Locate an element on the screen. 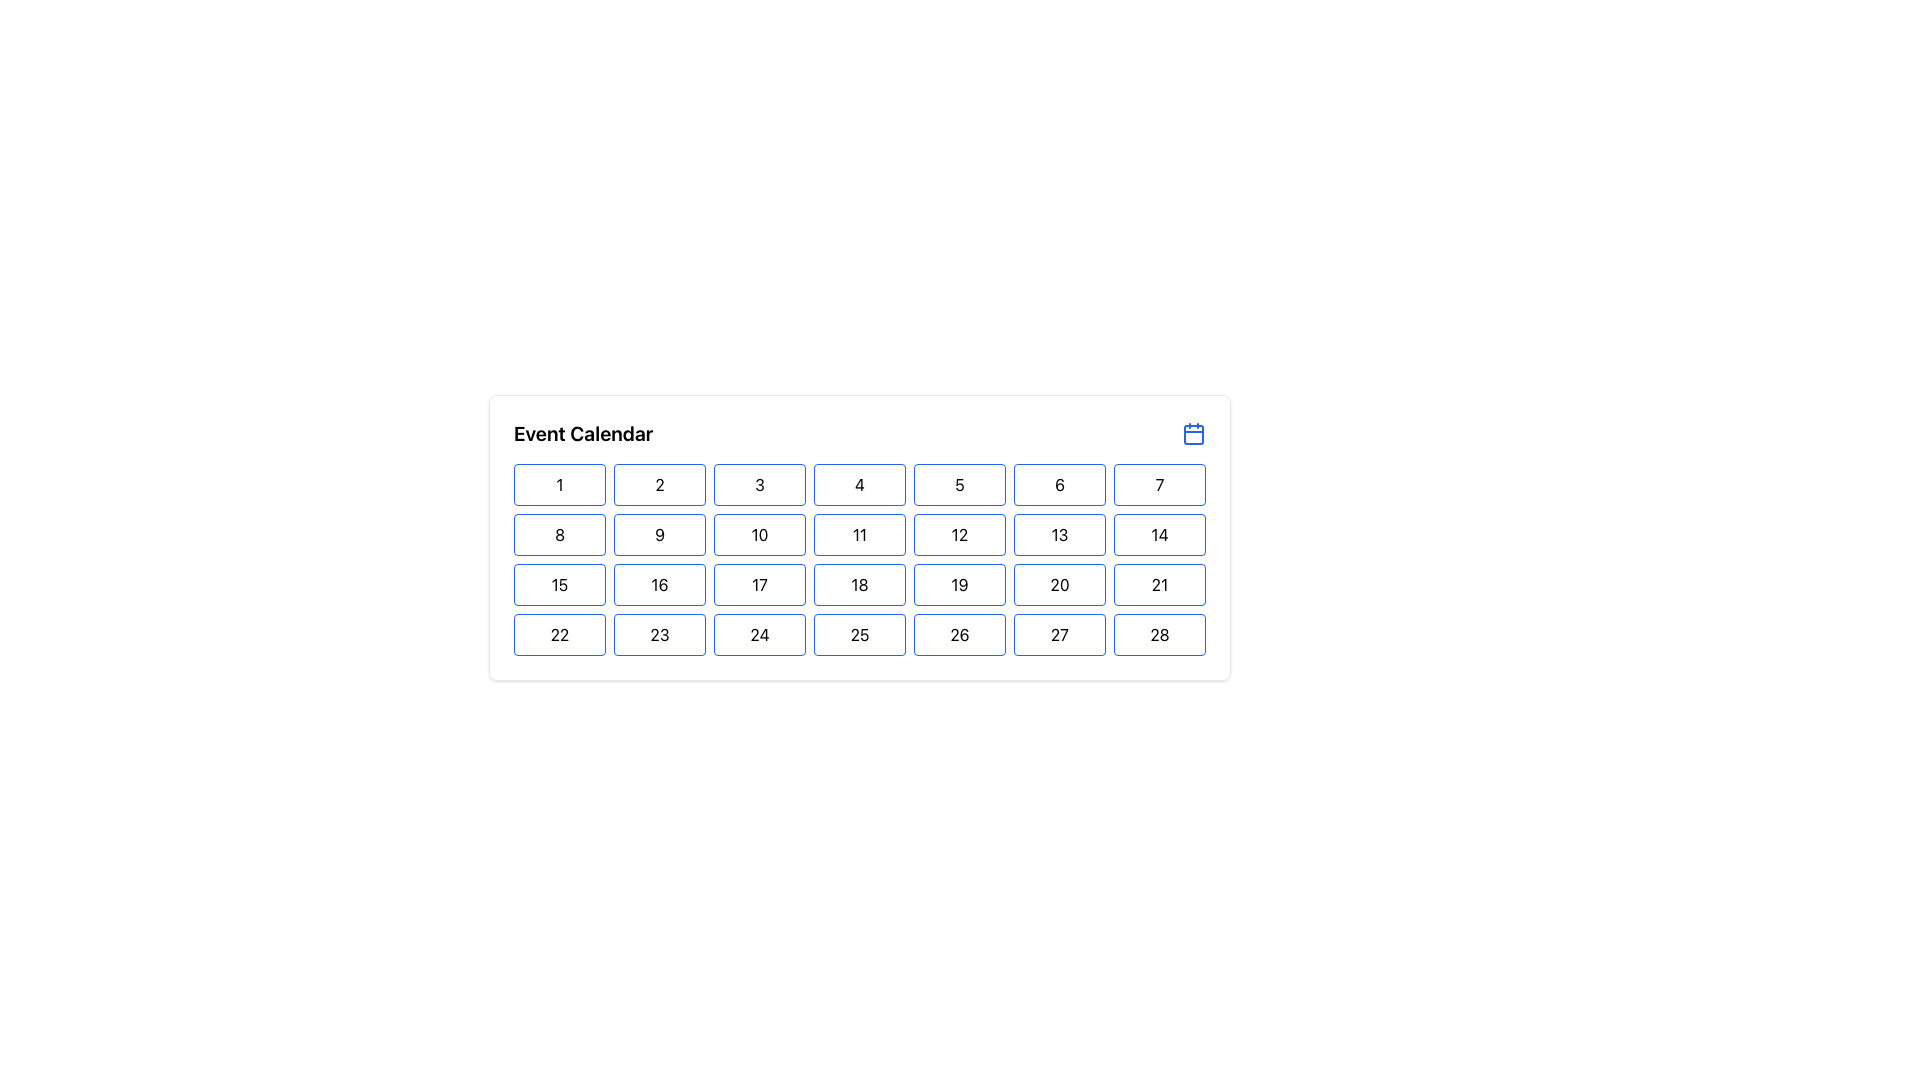  the rectangular button with rounded corners, styled with a blue border, containing the text '15', located in the third row and first column of the grid layout is located at coordinates (560, 585).